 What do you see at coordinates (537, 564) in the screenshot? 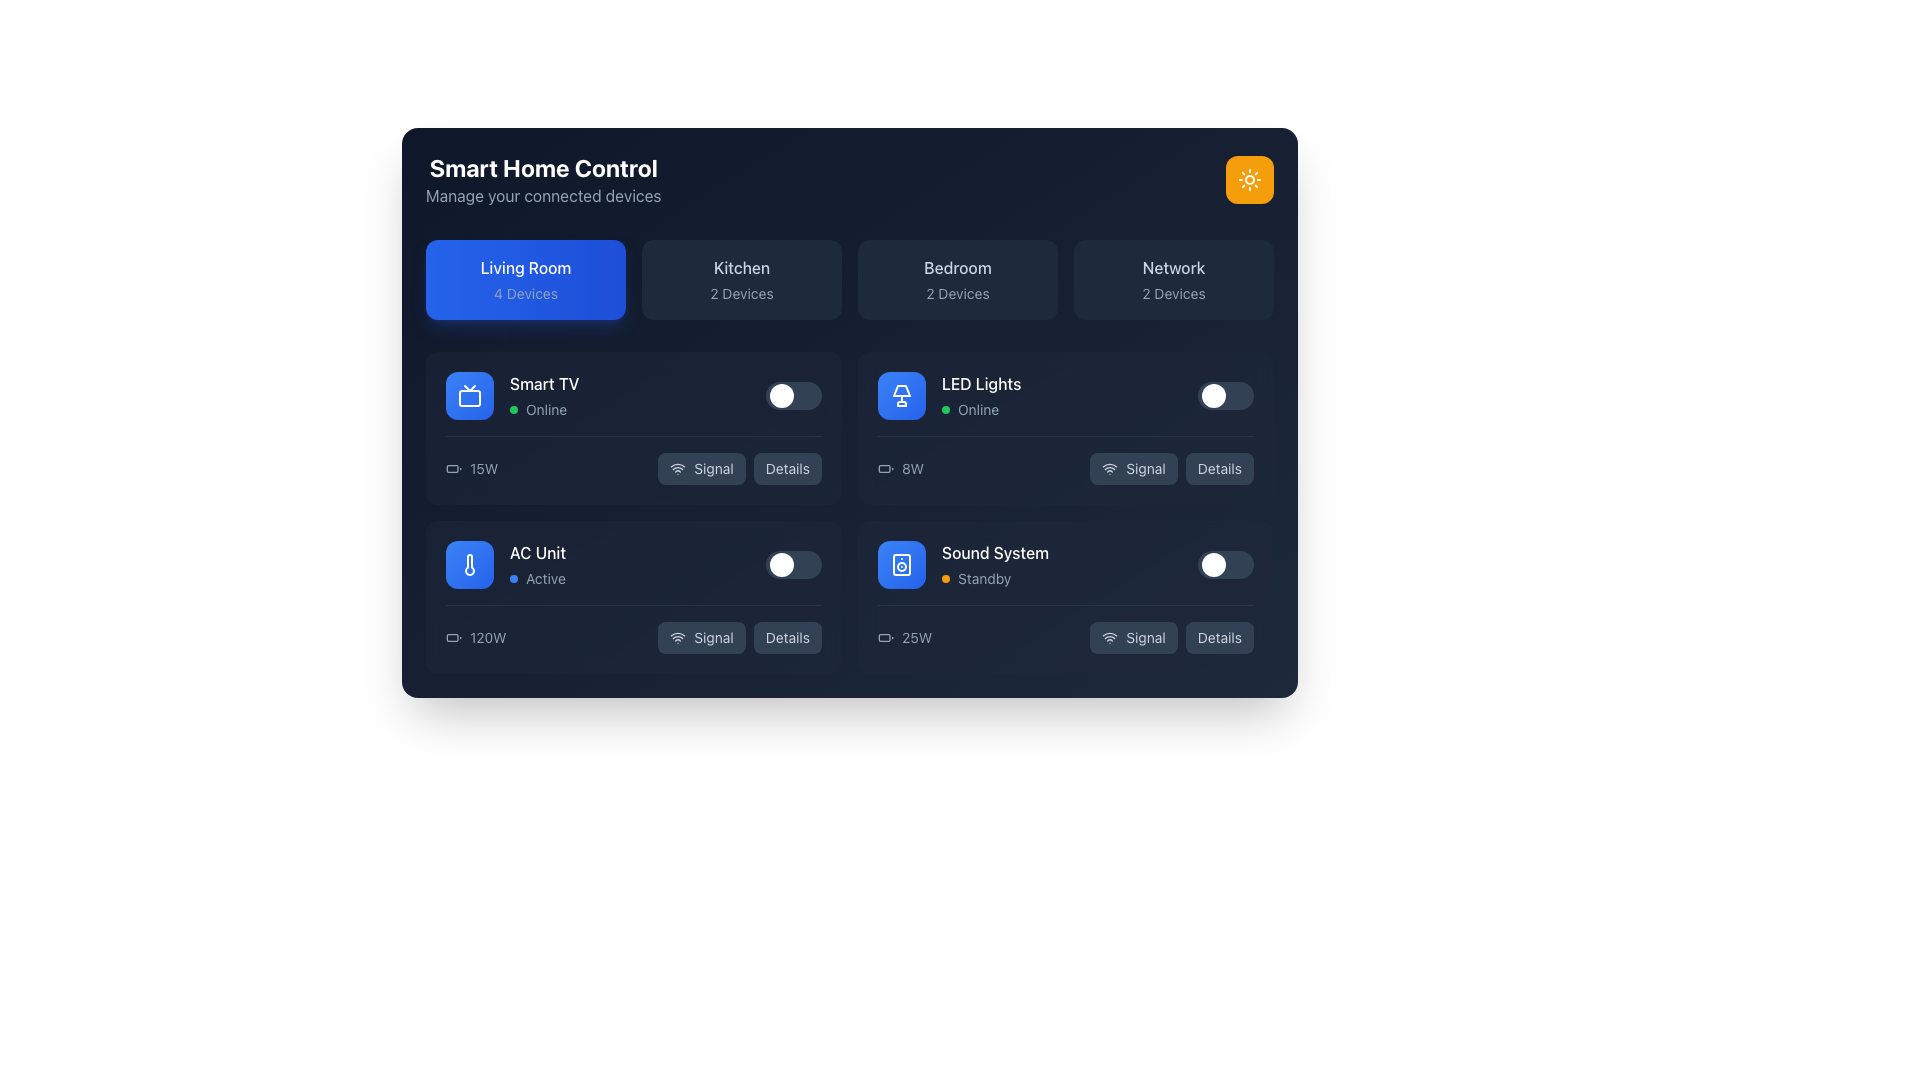
I see `the label indicating the device name 'AC Unit' and its status 'Active', located in the bottom-left section of the 'Living Room' panel` at bounding box center [537, 564].